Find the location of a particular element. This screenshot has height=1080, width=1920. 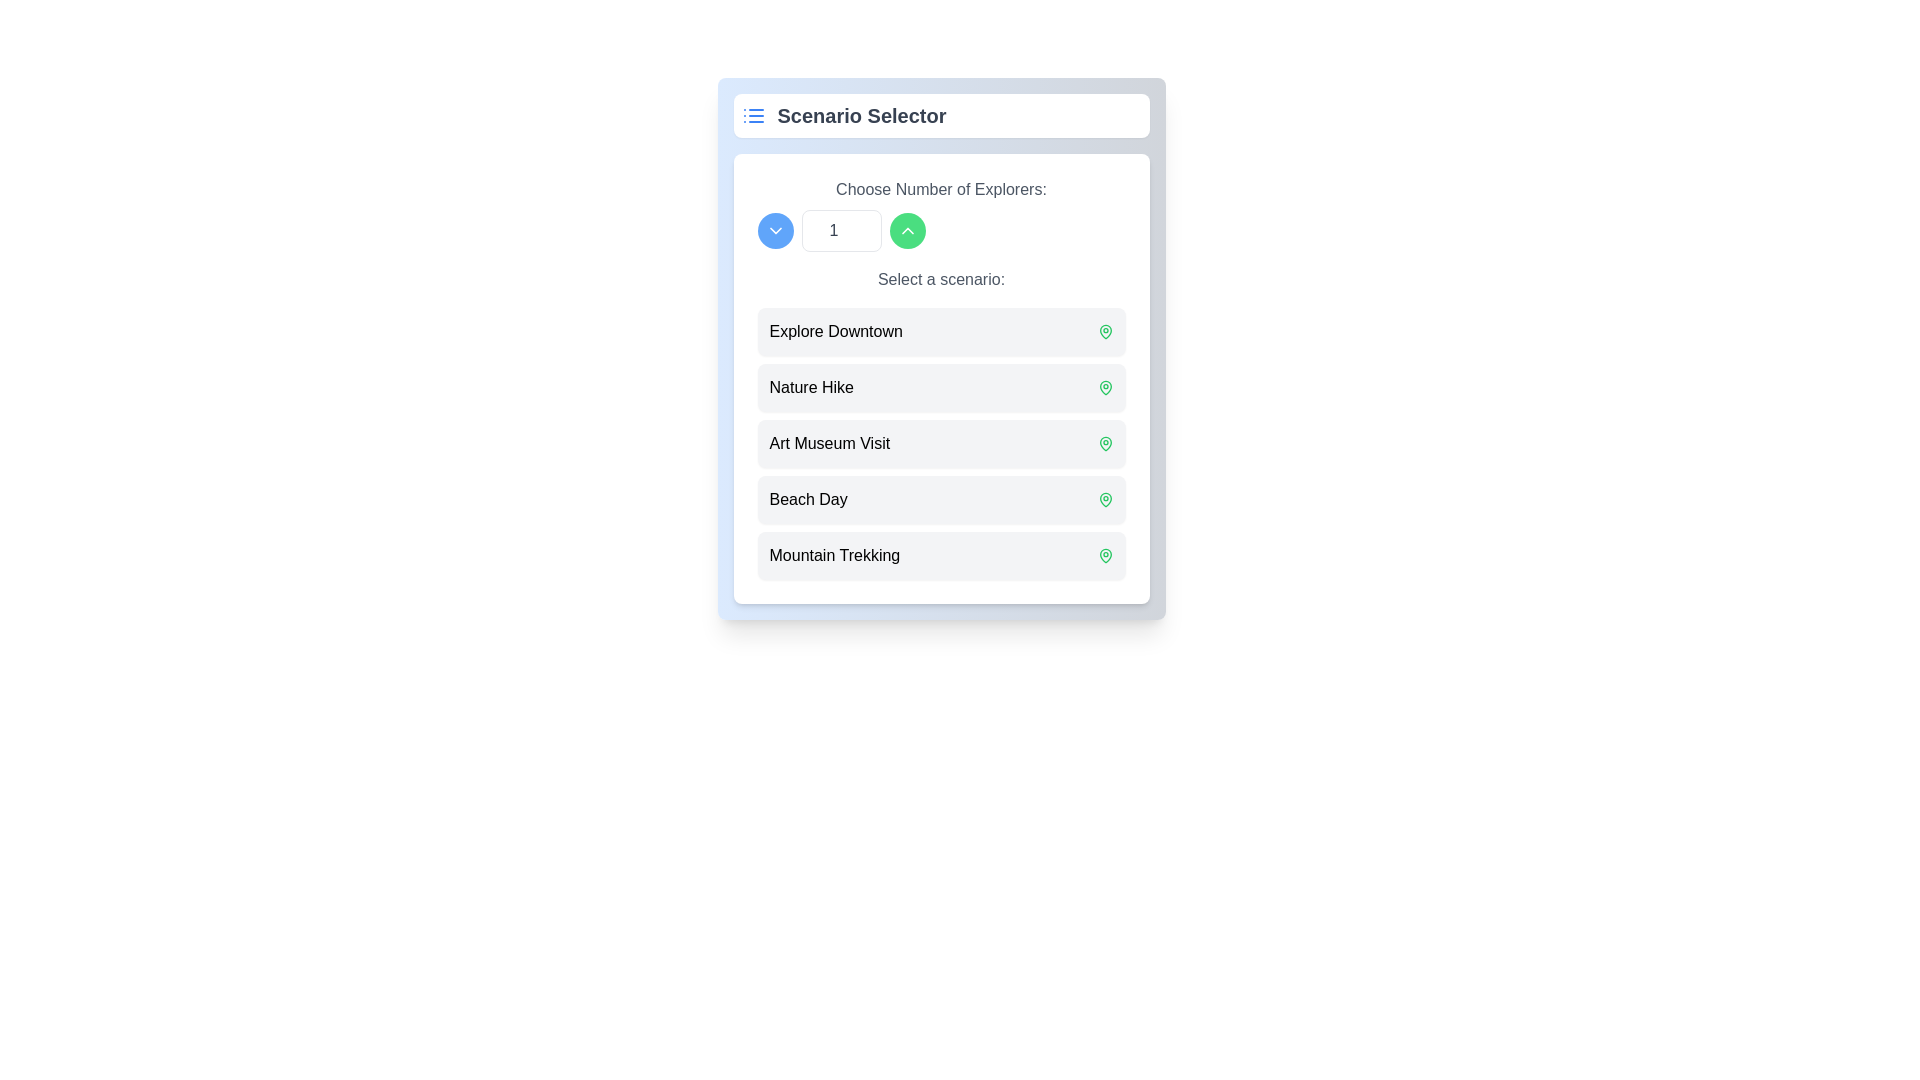

the downward-pointing chevron icon within the blue circular button is located at coordinates (774, 230).